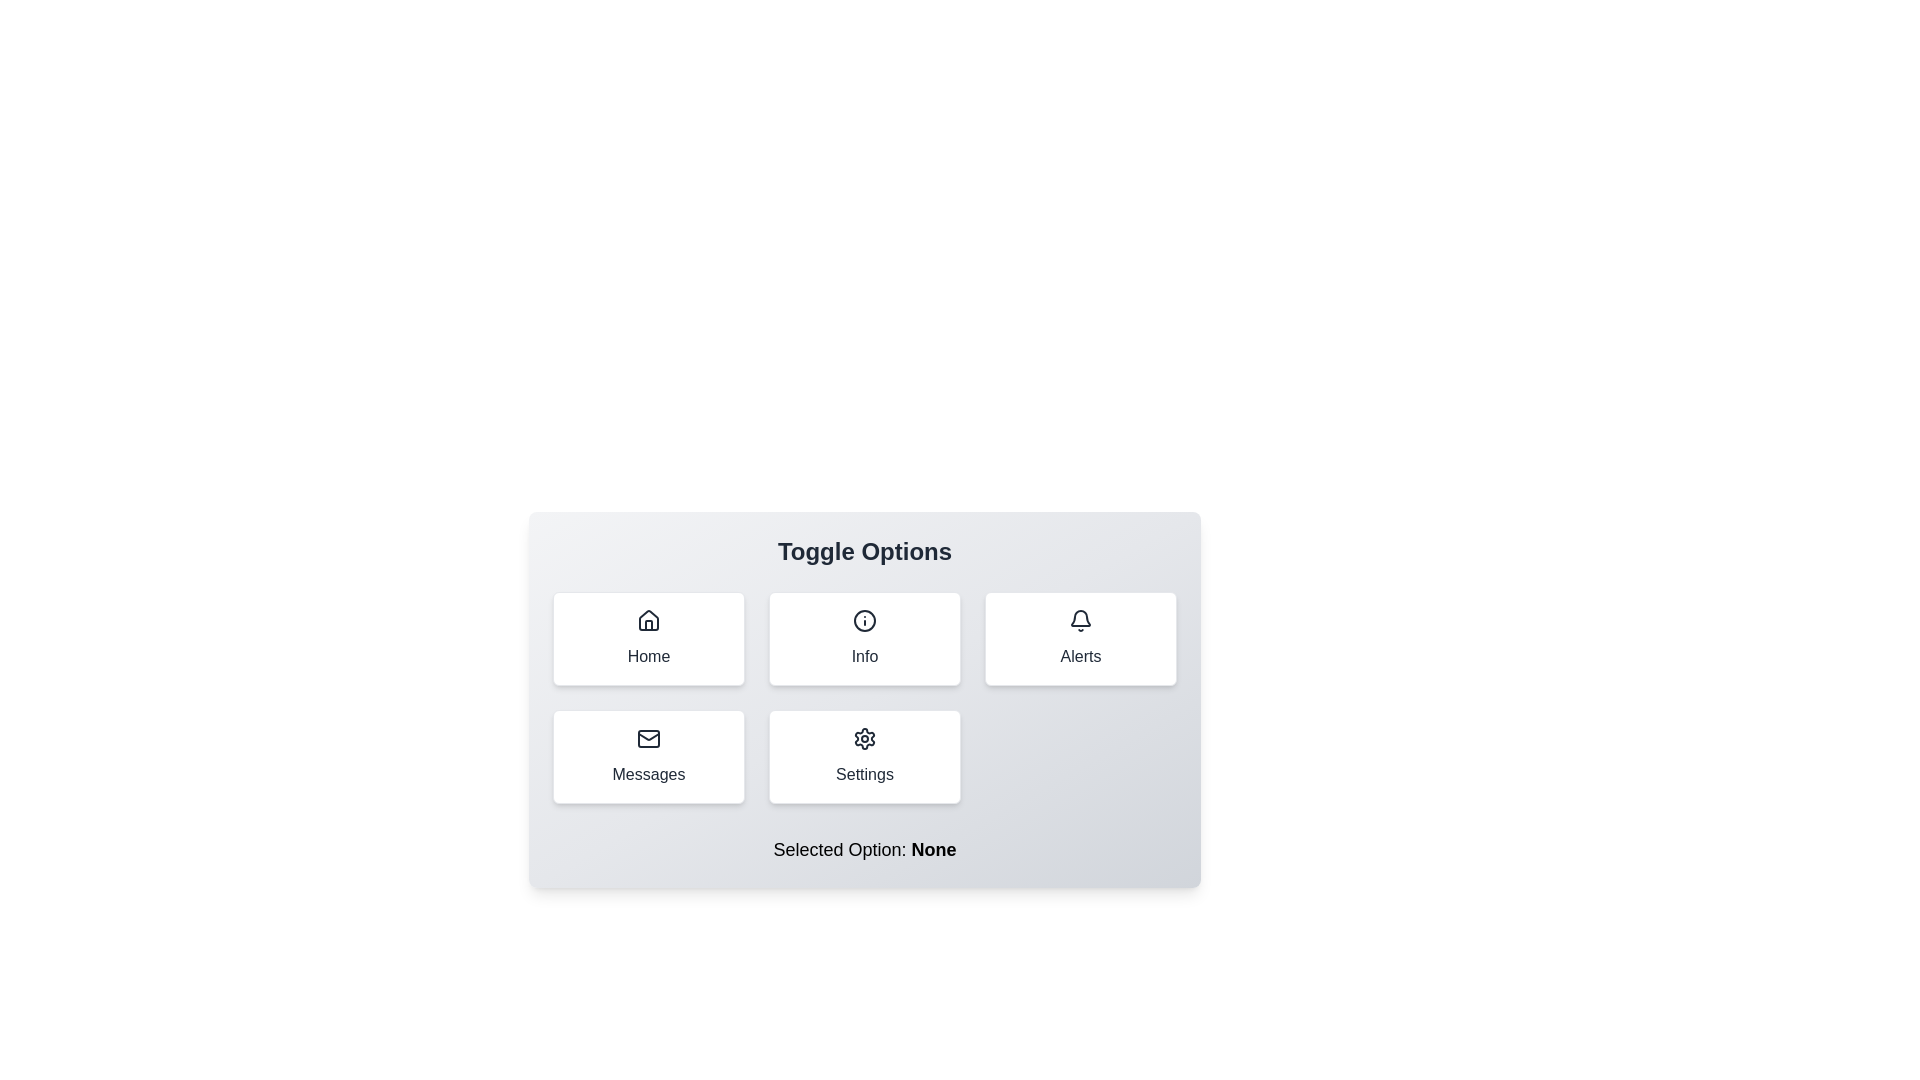 The height and width of the screenshot is (1080, 1920). I want to click on the 'Info' button, which is a rectangular button with a white background, slightly rounded corners, and a centered icon styled as an encircled letter 'i' above the bold text label 'Info', so click(864, 639).